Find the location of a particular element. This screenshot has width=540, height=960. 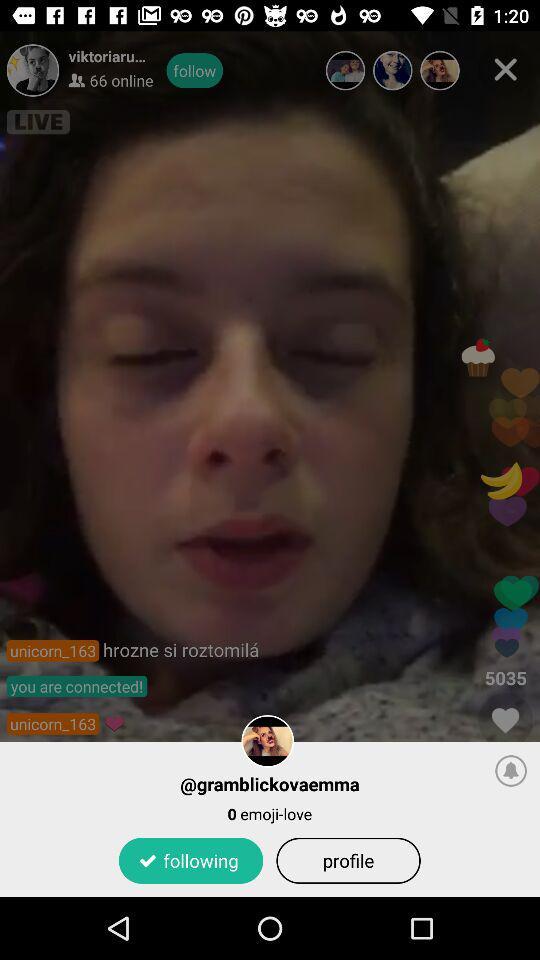

following app is located at coordinates (191, 859).